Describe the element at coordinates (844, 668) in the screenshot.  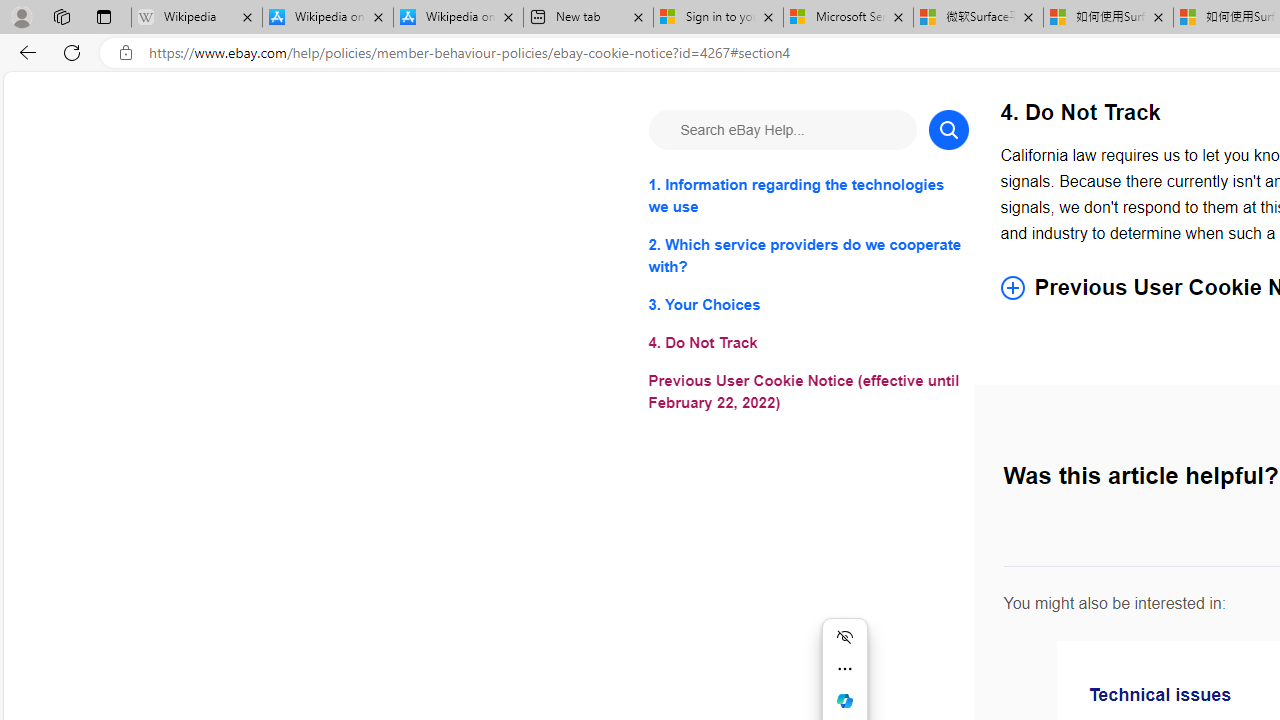
I see `'More actions'` at that location.